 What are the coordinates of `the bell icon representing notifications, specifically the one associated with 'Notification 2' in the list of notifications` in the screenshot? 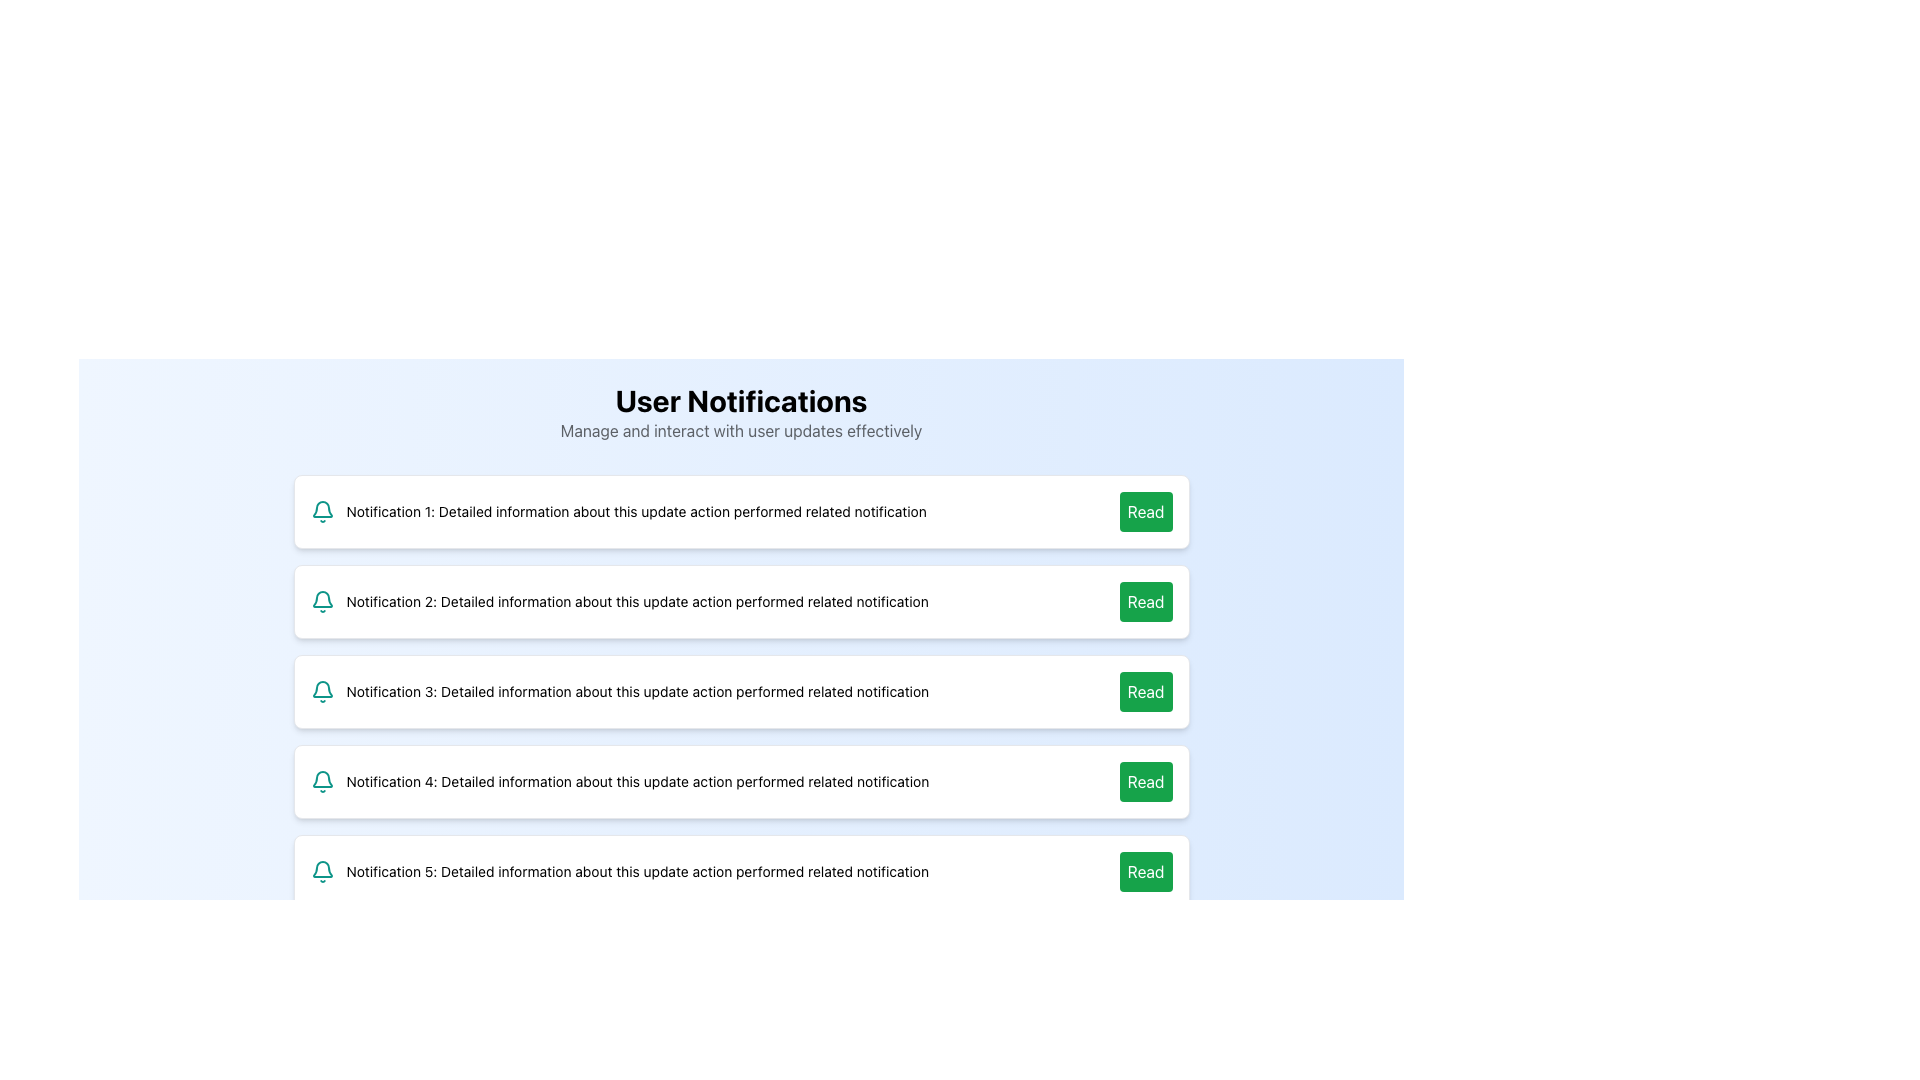 It's located at (322, 600).